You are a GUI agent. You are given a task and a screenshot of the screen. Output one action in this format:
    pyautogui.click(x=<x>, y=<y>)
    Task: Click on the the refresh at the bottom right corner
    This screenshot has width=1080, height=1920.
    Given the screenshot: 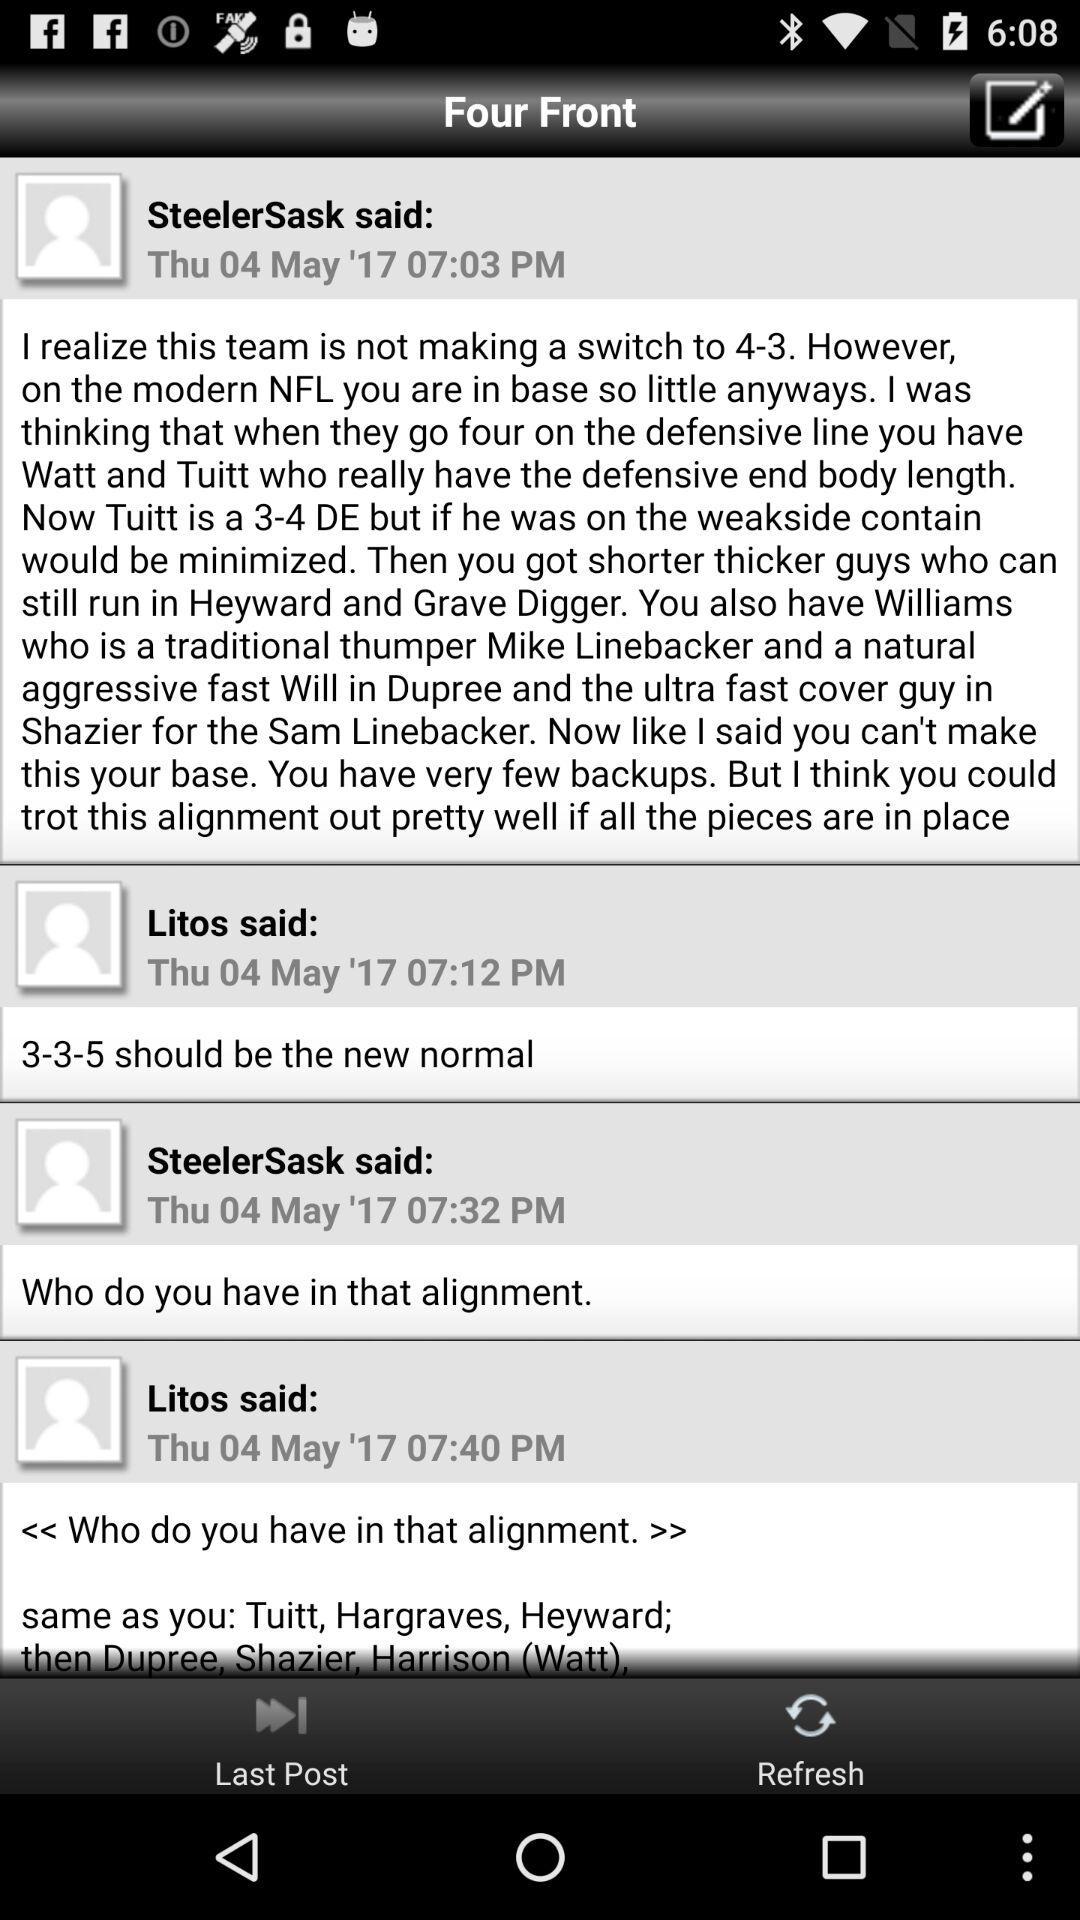 What is the action you would take?
    pyautogui.click(x=811, y=1735)
    